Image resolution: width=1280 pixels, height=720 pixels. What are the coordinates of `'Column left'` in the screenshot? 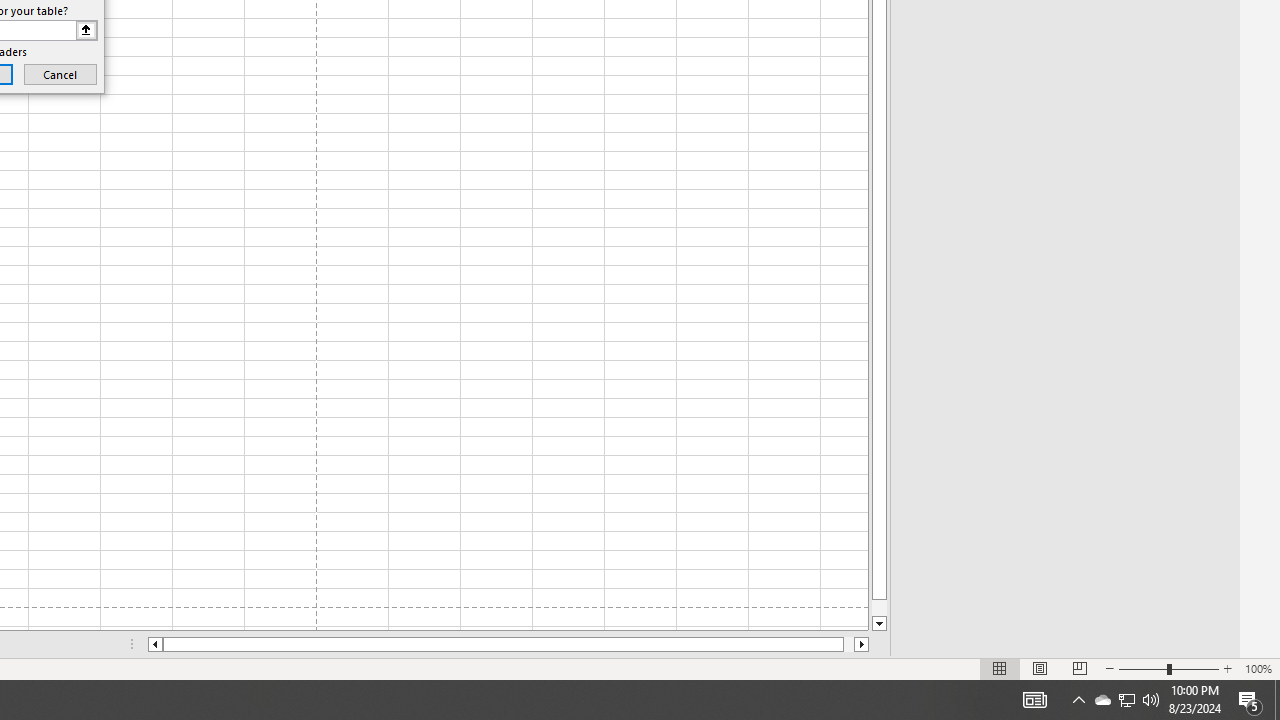 It's located at (153, 644).